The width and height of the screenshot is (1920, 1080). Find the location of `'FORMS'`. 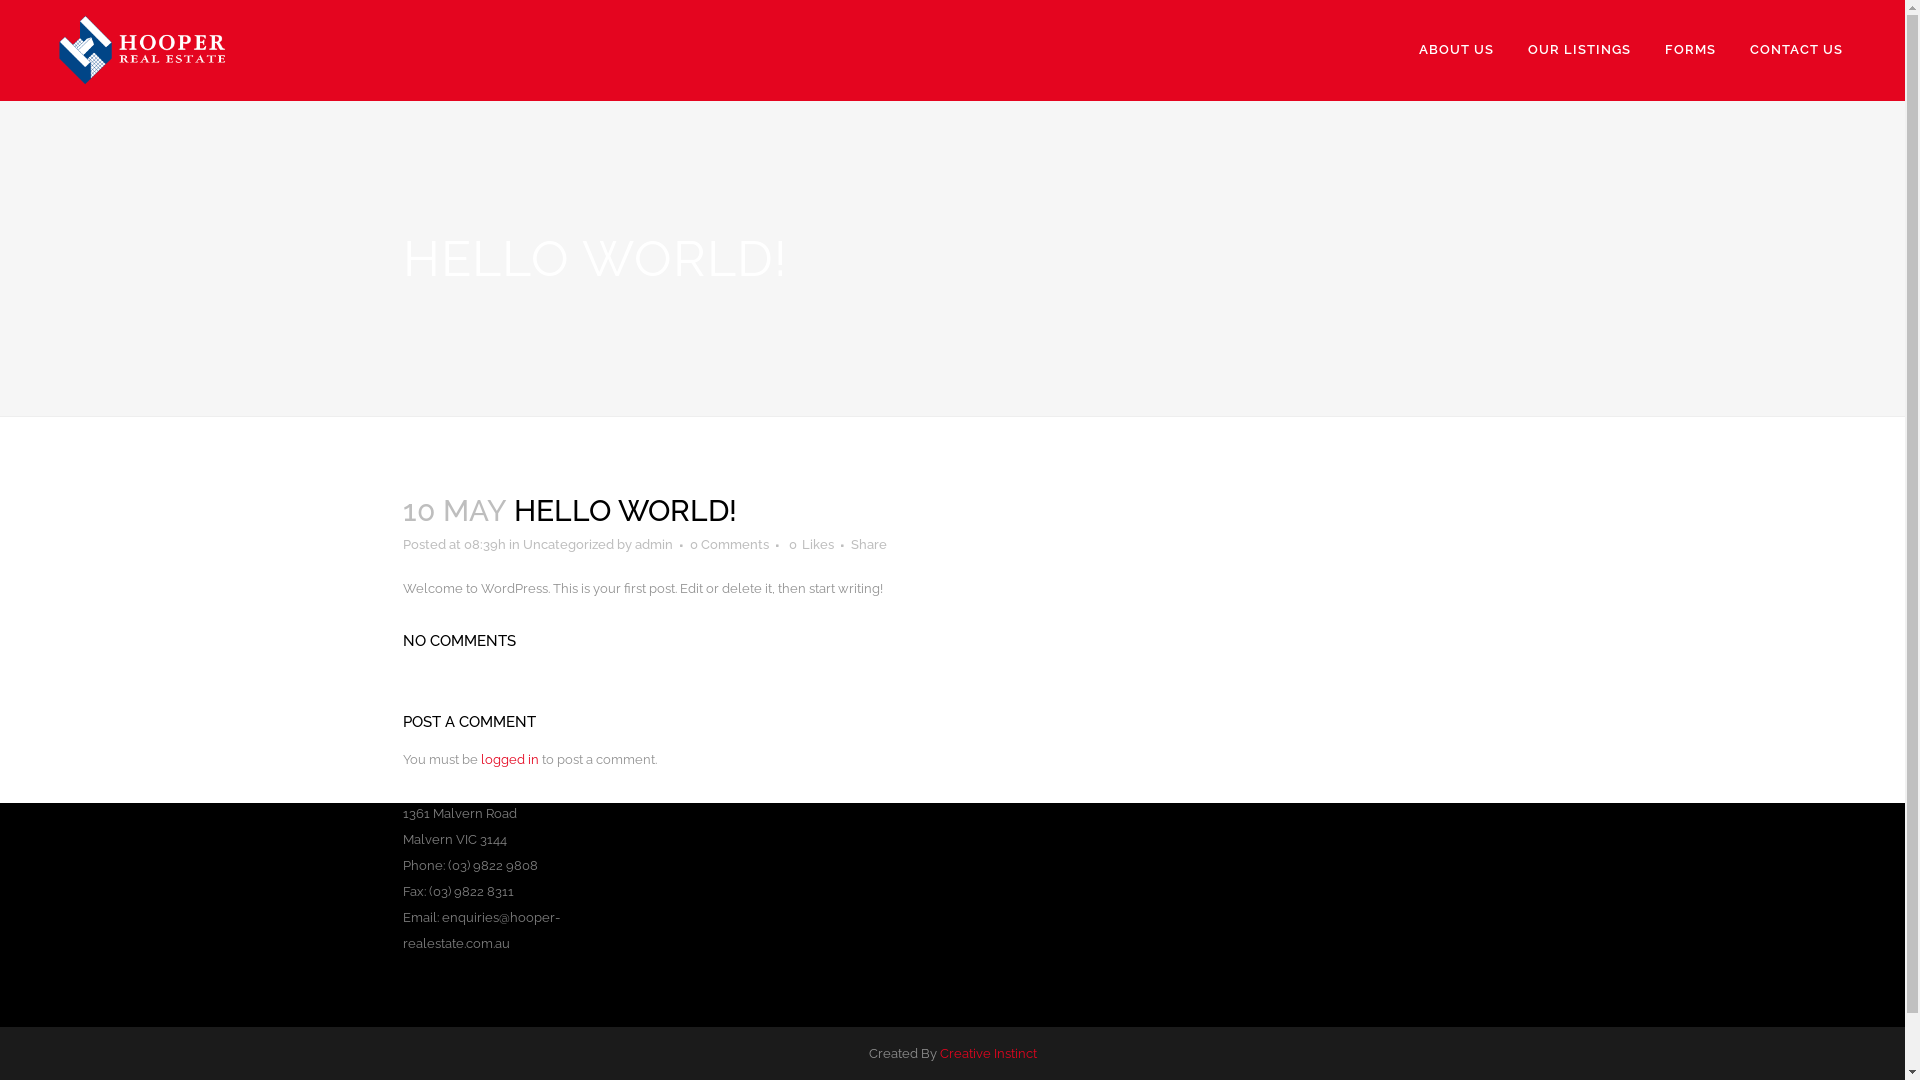

'FORMS' is located at coordinates (1689, 49).